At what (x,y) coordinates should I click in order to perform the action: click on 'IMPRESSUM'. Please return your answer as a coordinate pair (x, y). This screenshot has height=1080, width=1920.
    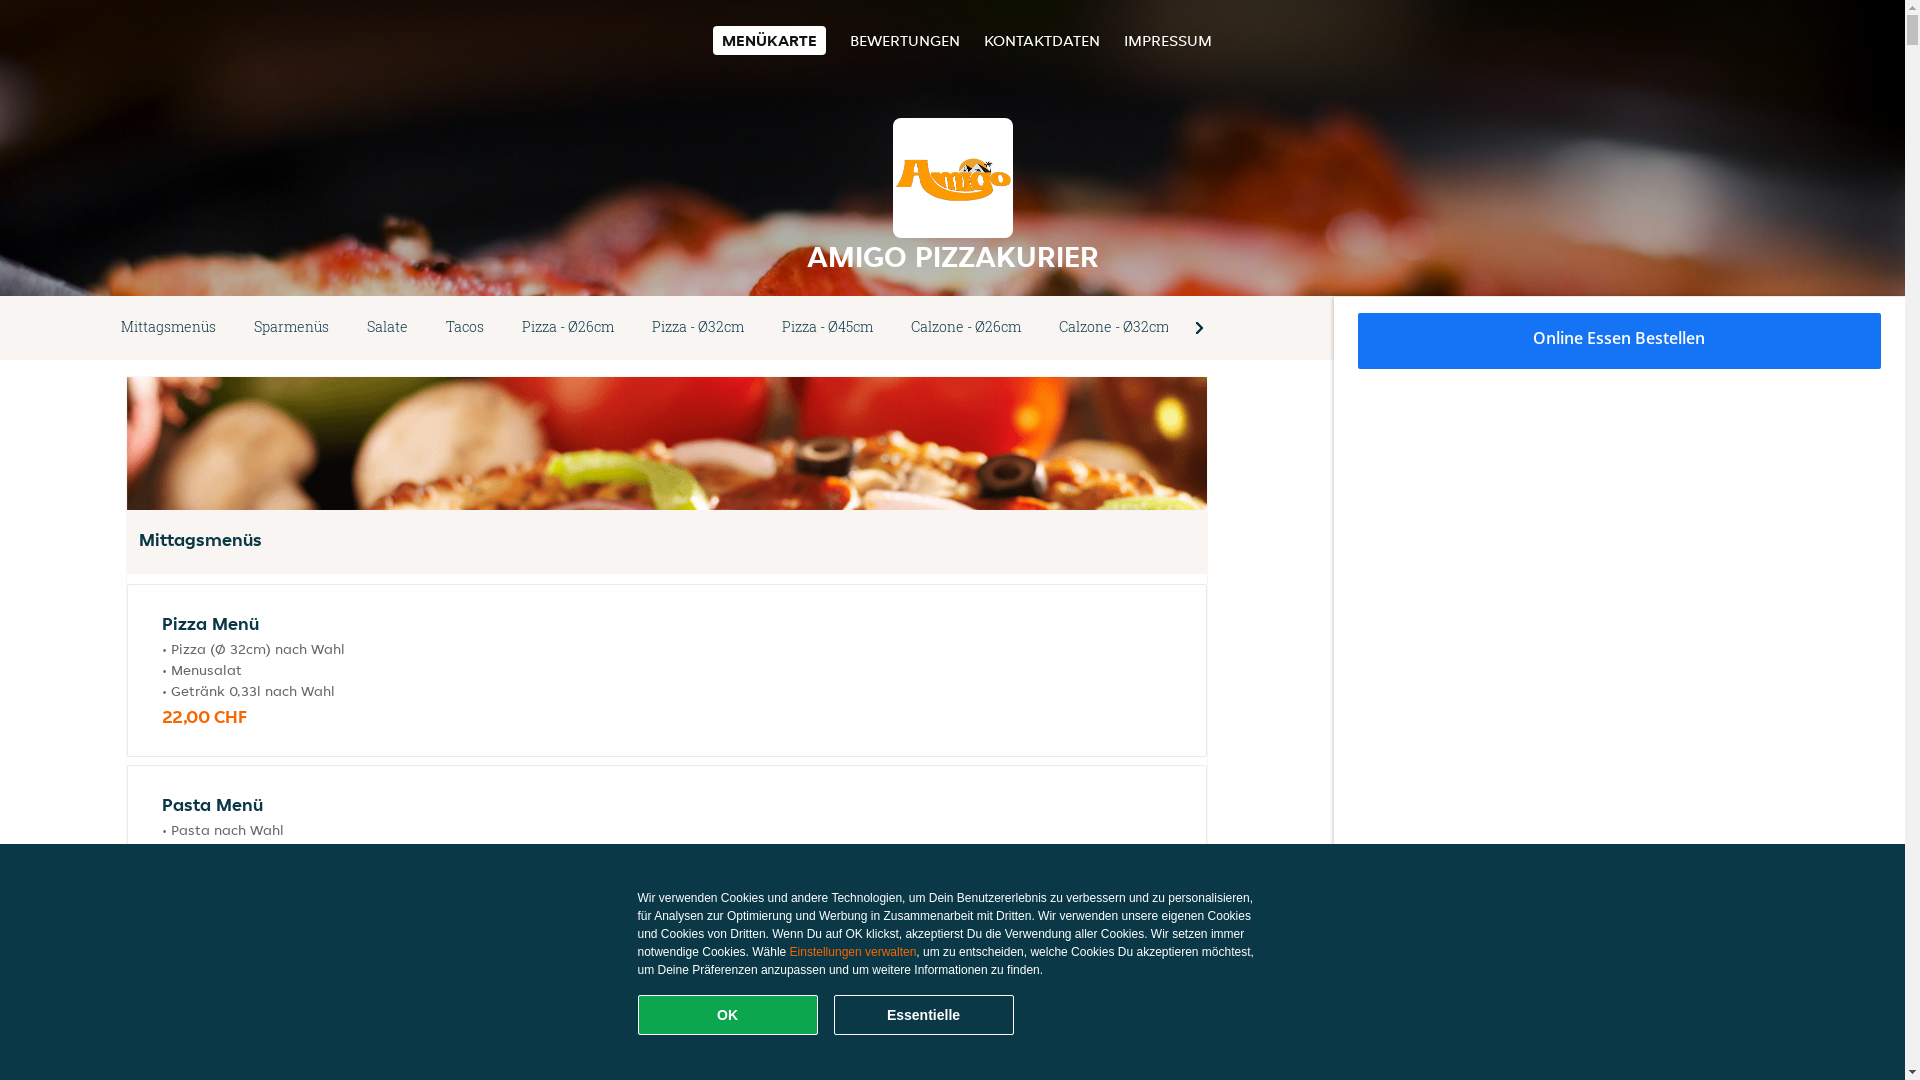
    Looking at the image, I should click on (1167, 40).